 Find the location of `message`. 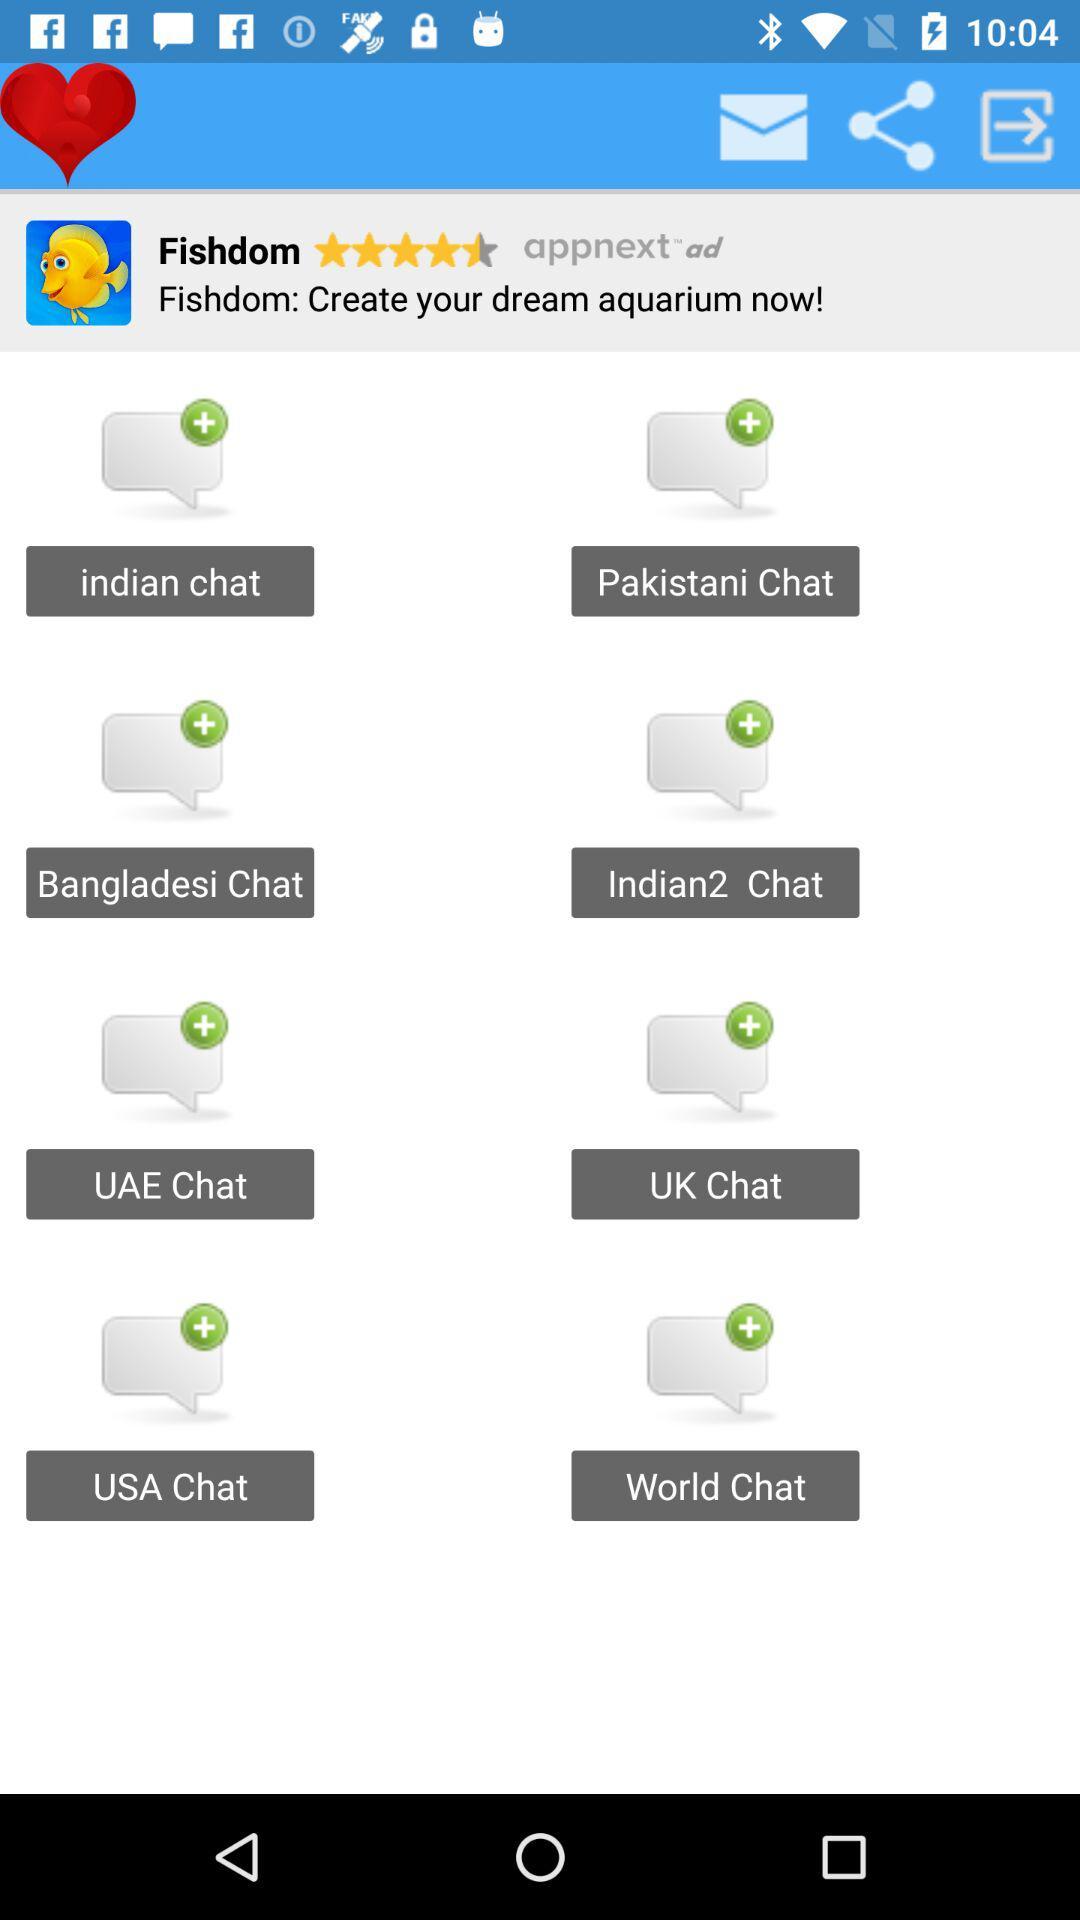

message is located at coordinates (764, 124).